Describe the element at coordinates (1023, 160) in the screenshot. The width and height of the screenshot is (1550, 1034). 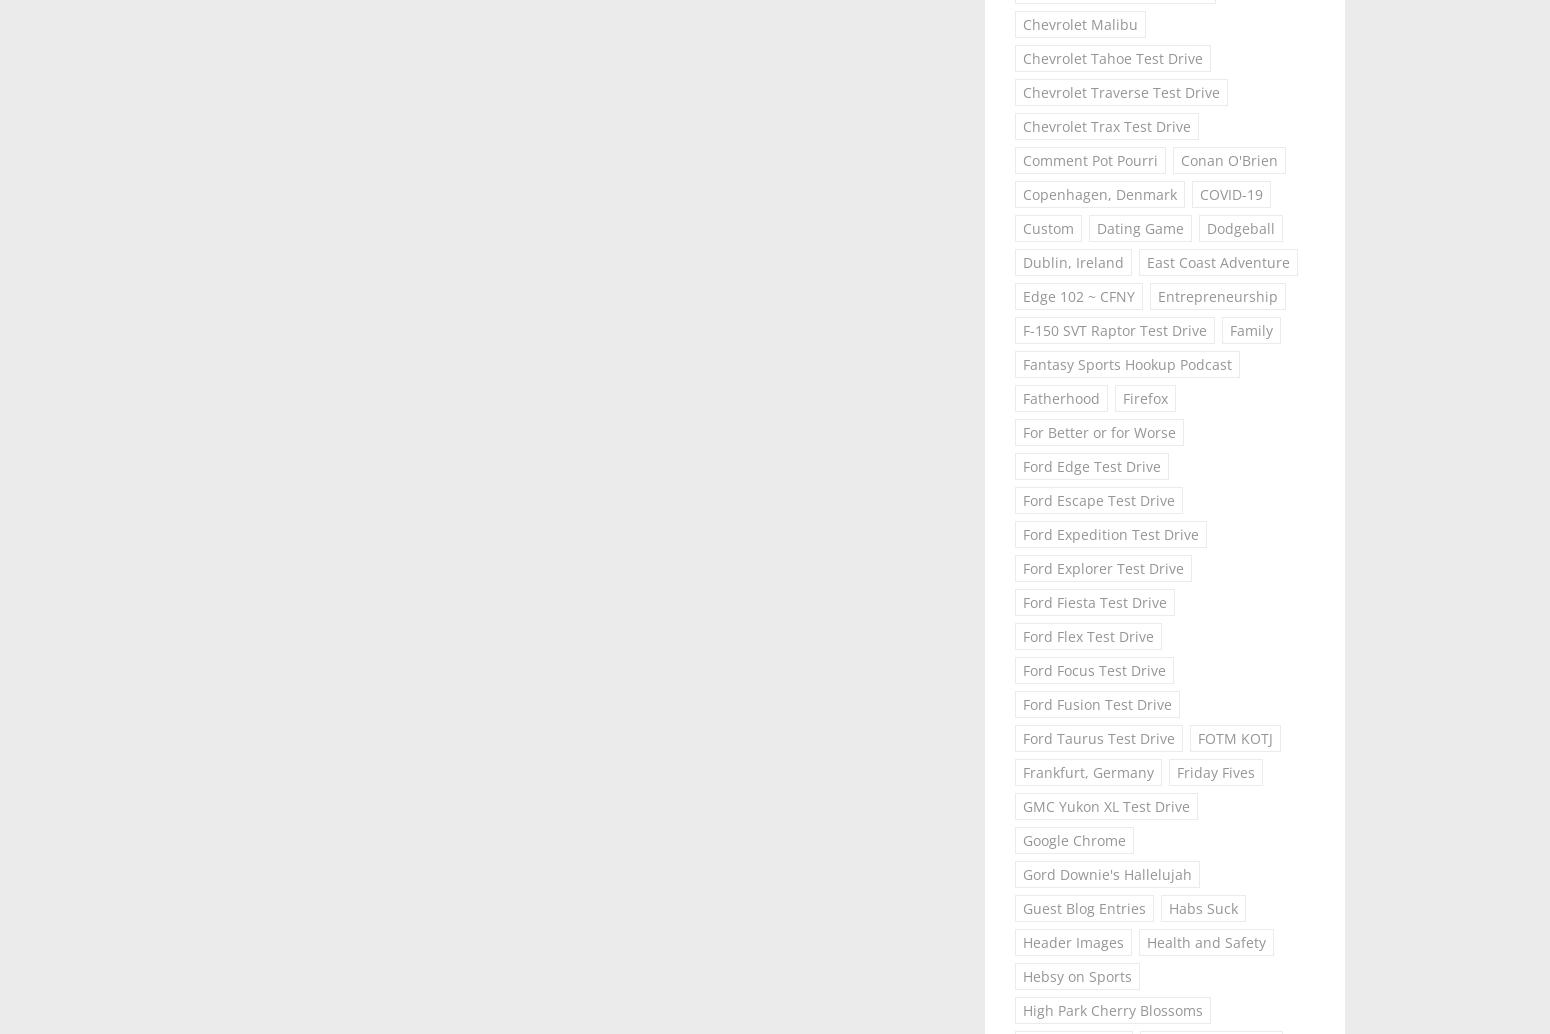
I see `'Comment Pot Pourri'` at that location.